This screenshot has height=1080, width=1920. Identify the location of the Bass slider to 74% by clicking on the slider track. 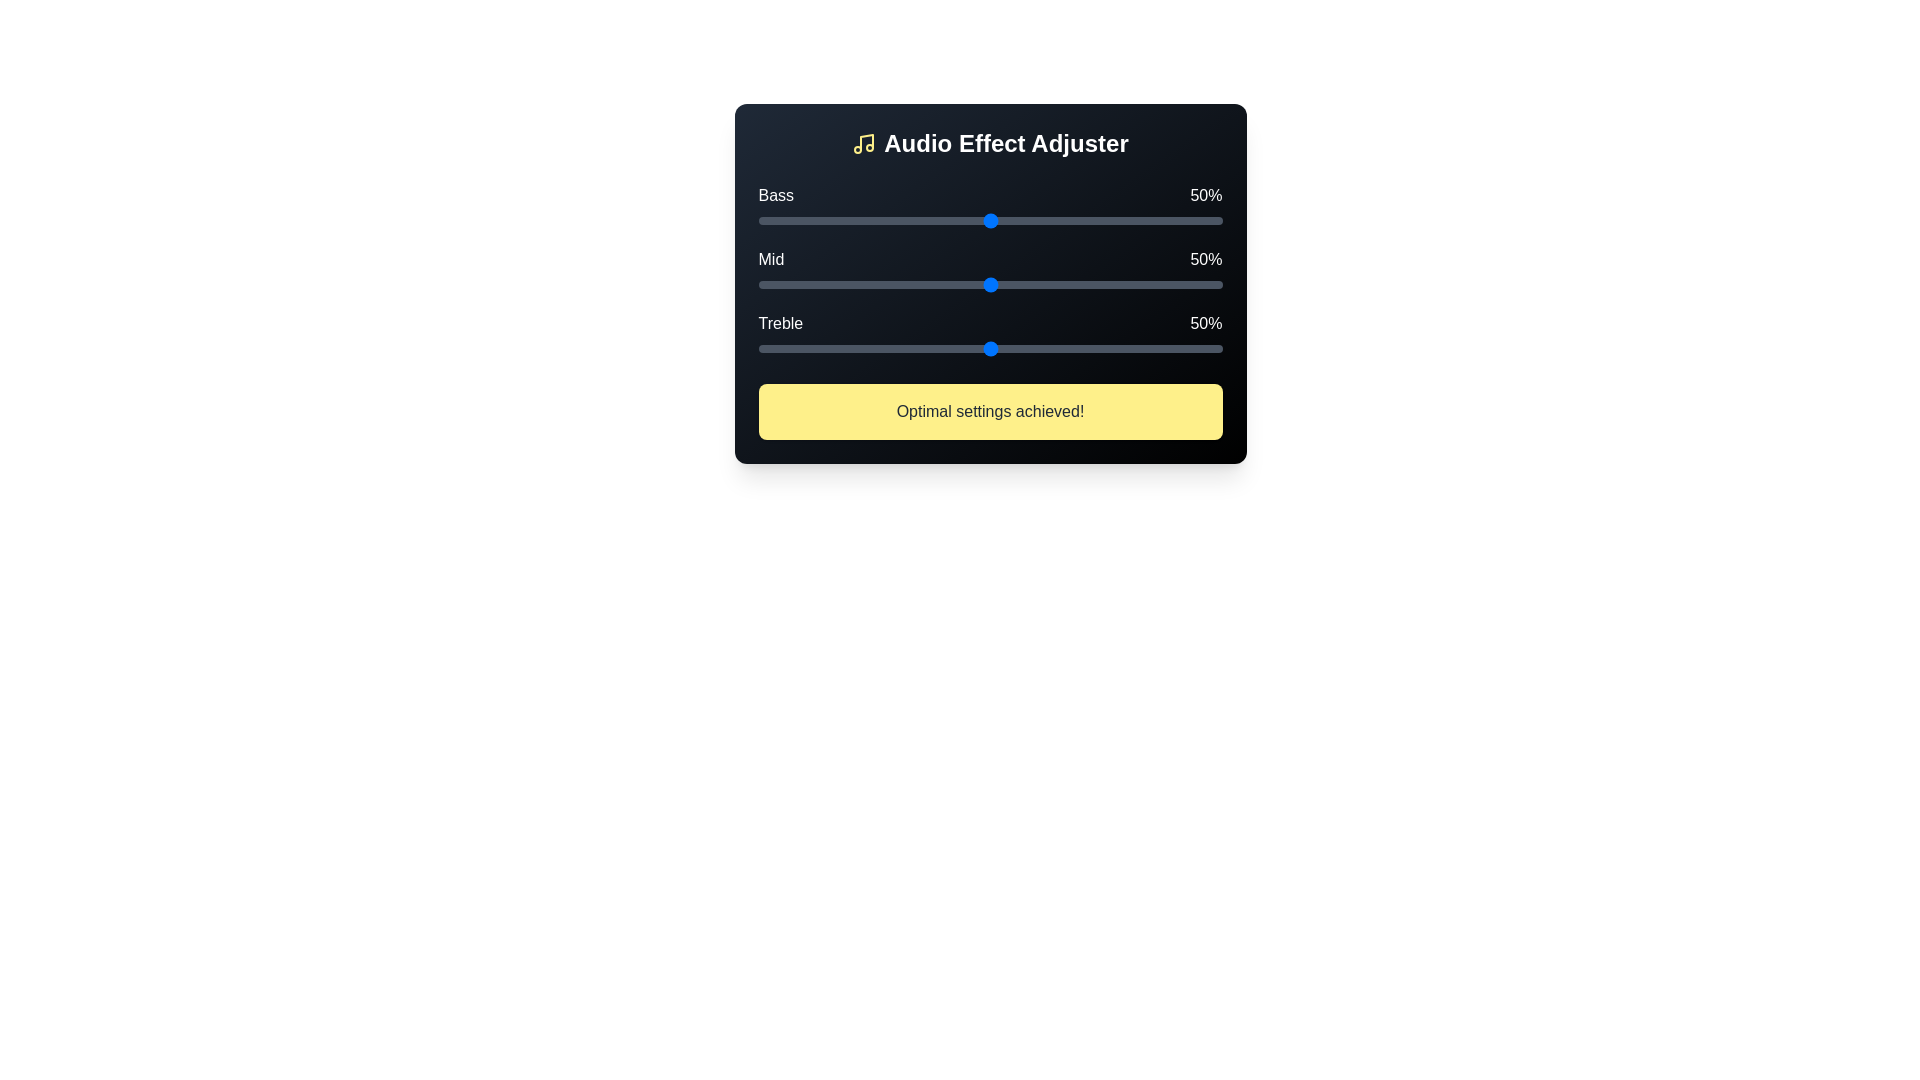
(1100, 220).